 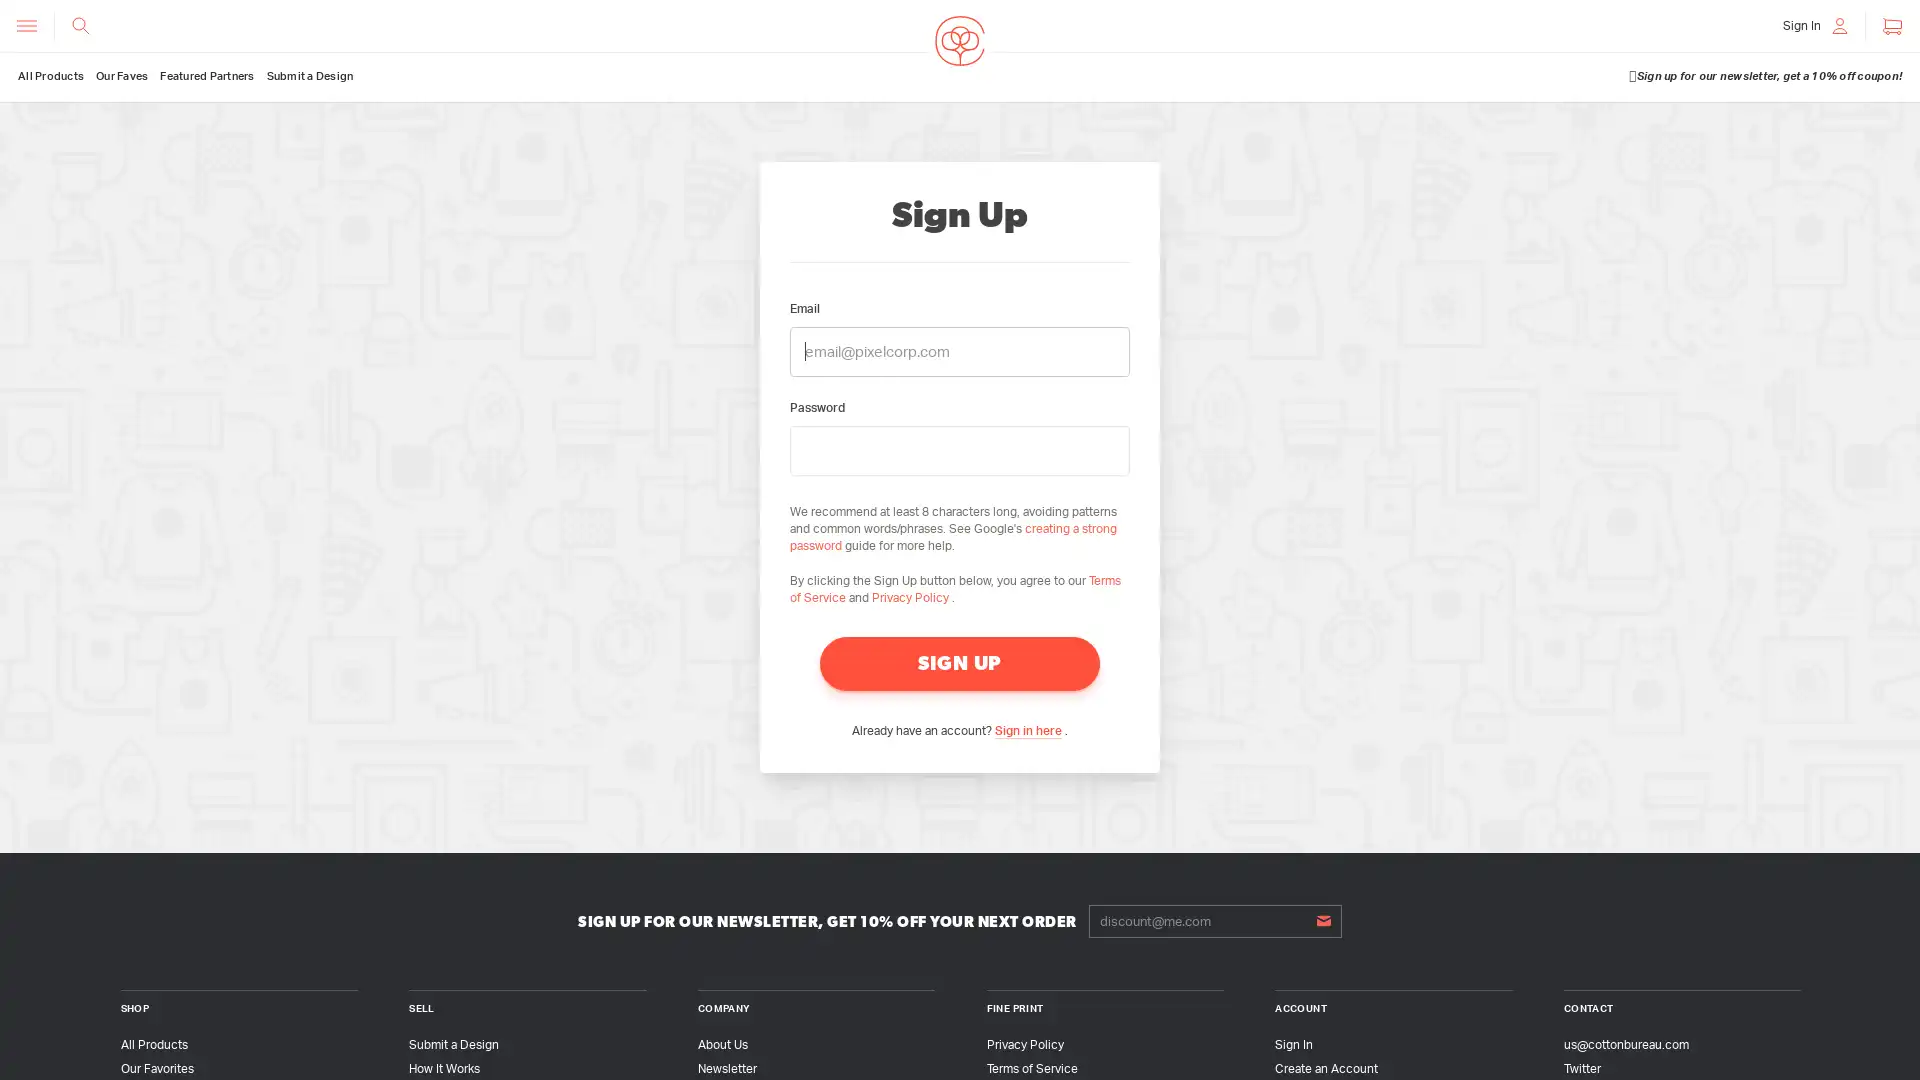 What do you see at coordinates (960, 663) in the screenshot?
I see `SIGN UP` at bounding box center [960, 663].